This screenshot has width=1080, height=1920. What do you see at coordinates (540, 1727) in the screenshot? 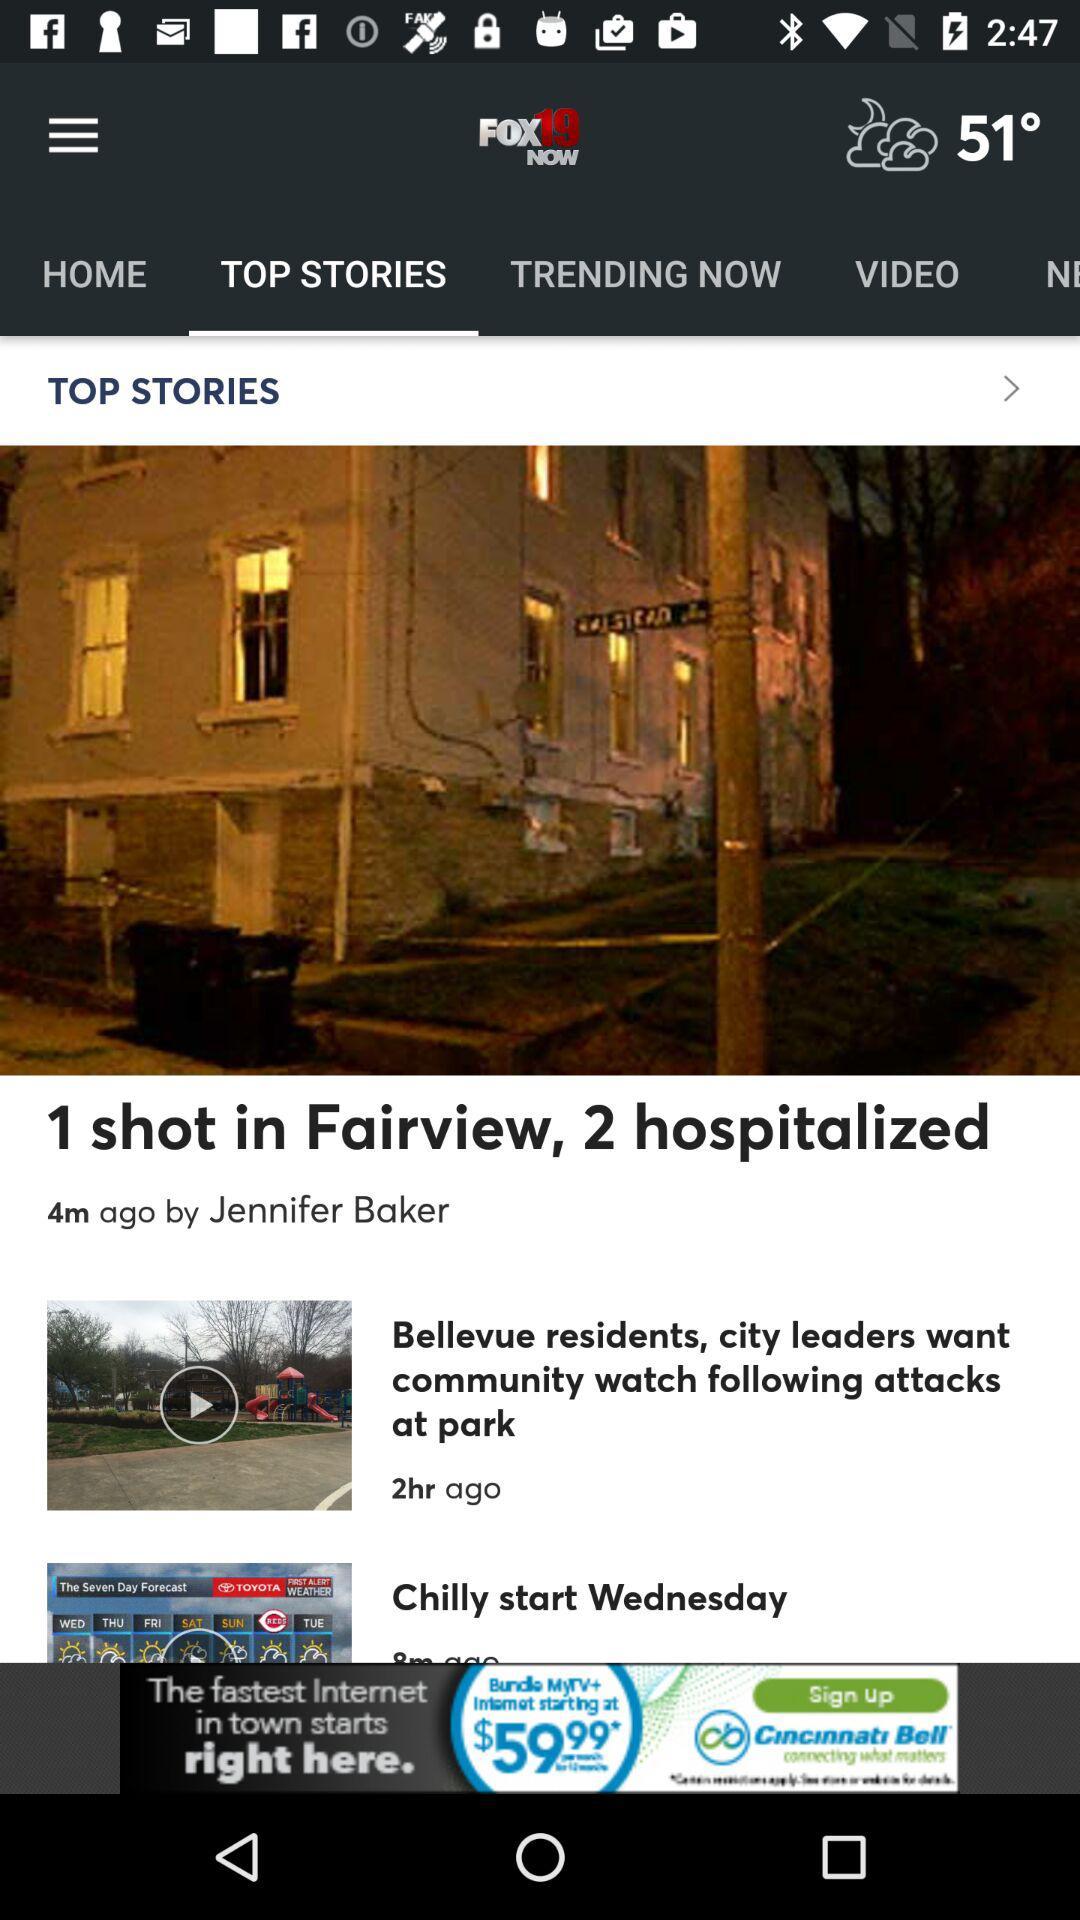
I see `advertisement space` at bounding box center [540, 1727].